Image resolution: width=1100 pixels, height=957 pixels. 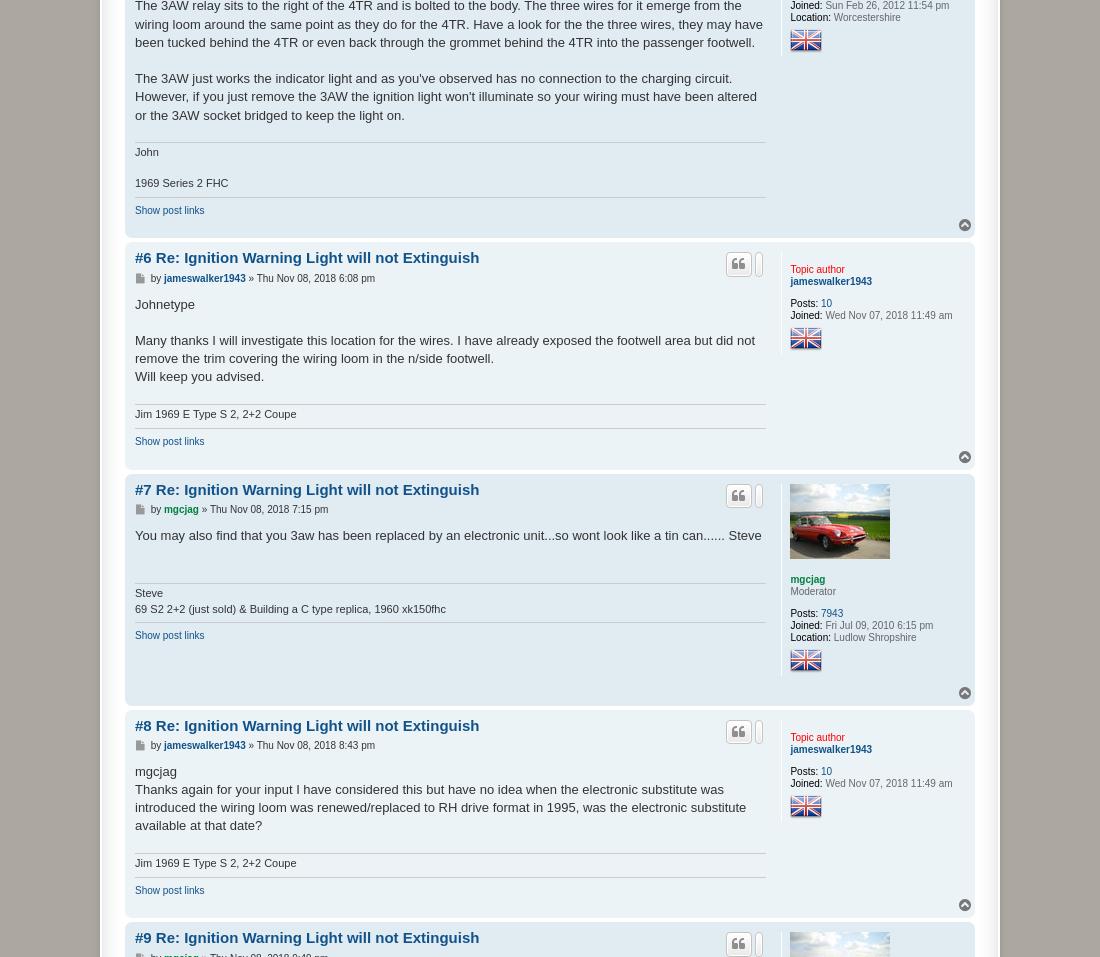 I want to click on '#9 Re: Ignition Warning Light will not Extinguish', so click(x=306, y=937).